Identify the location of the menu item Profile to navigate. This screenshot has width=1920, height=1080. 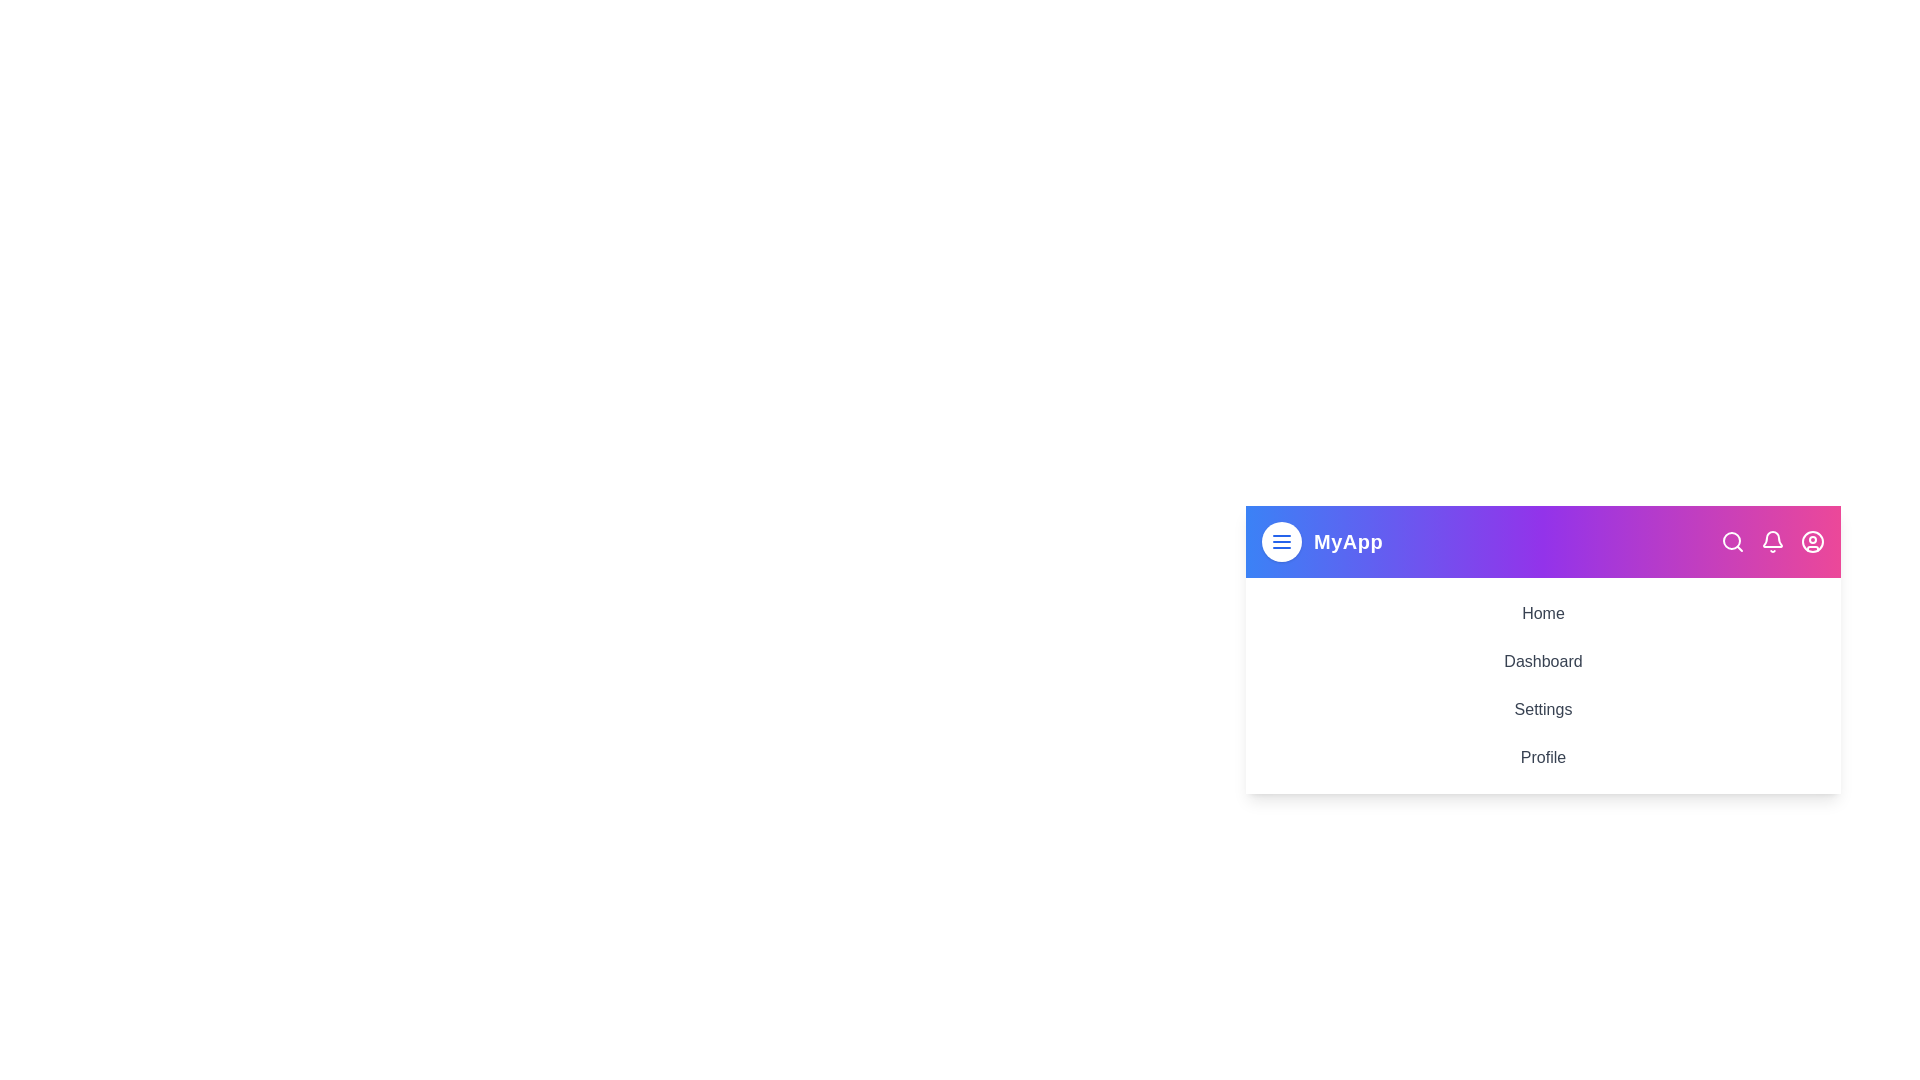
(1542, 758).